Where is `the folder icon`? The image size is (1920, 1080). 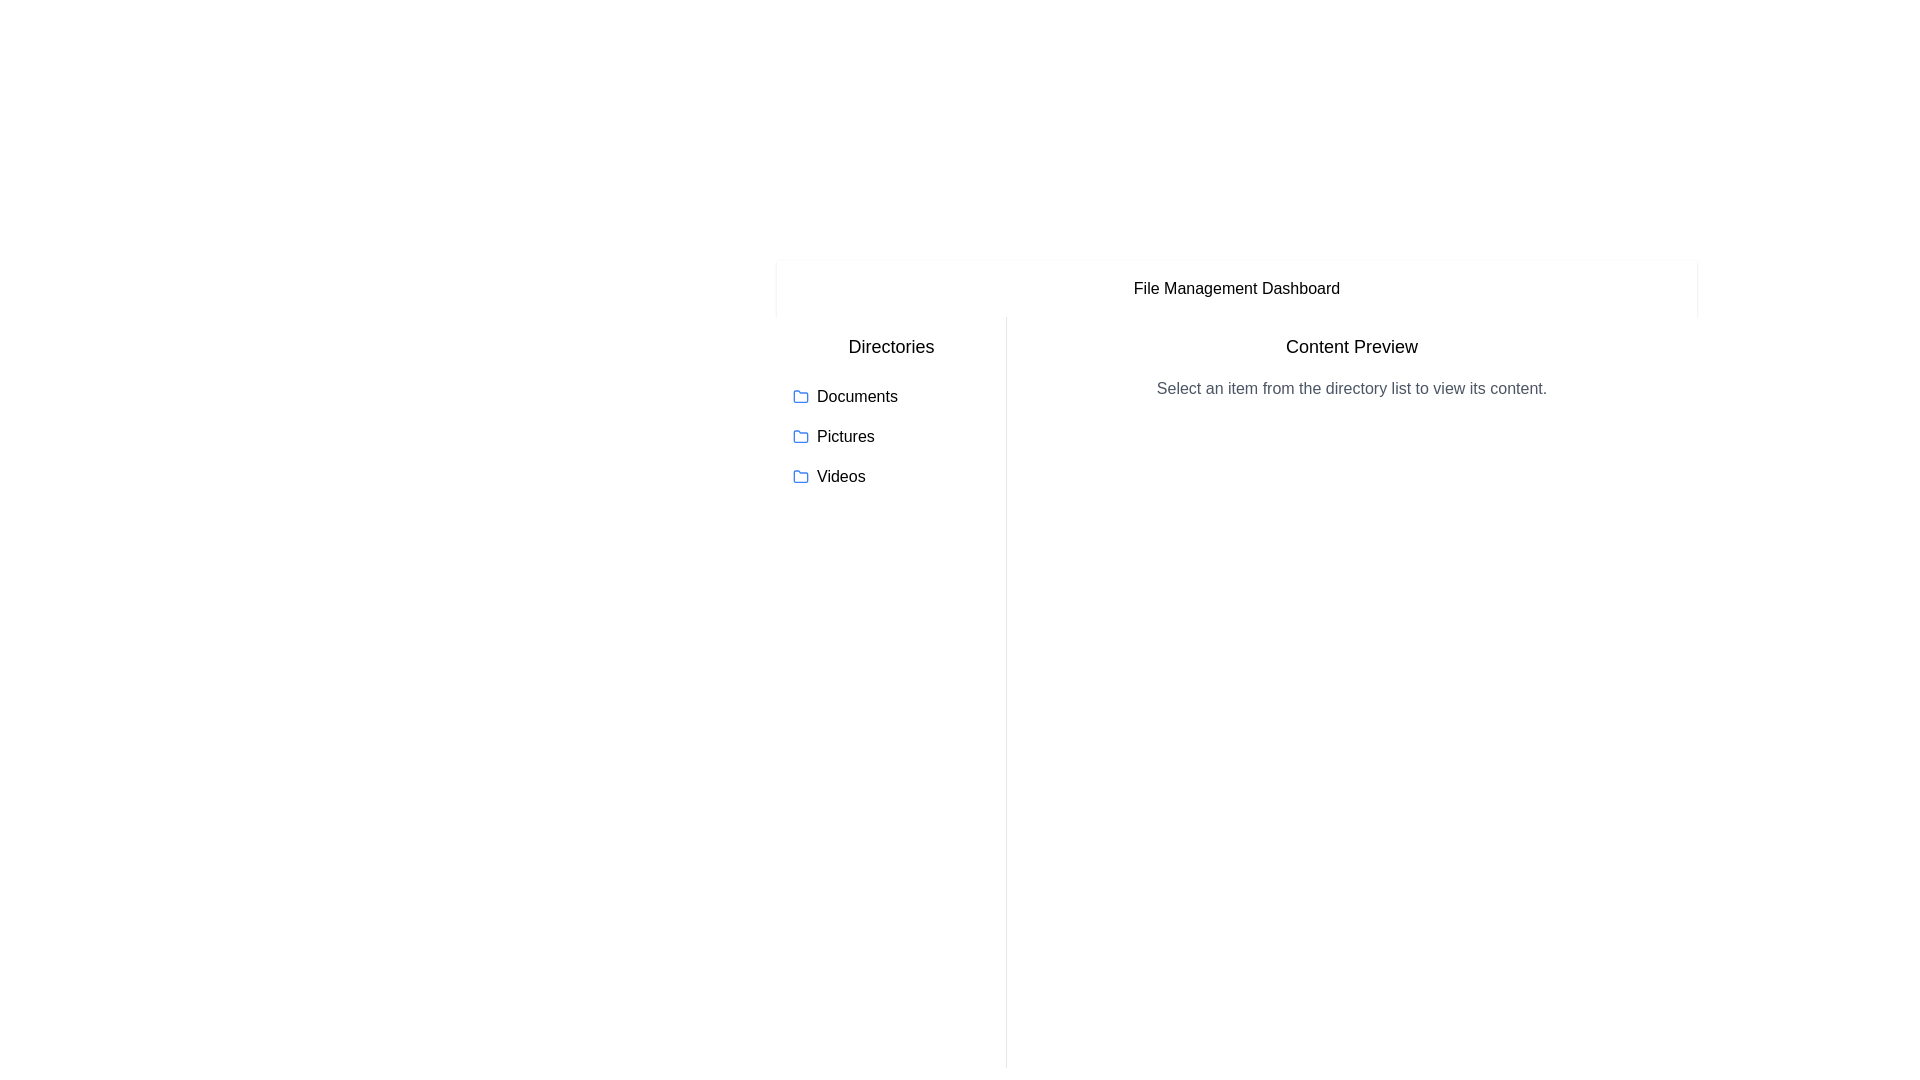 the folder icon is located at coordinates (801, 396).